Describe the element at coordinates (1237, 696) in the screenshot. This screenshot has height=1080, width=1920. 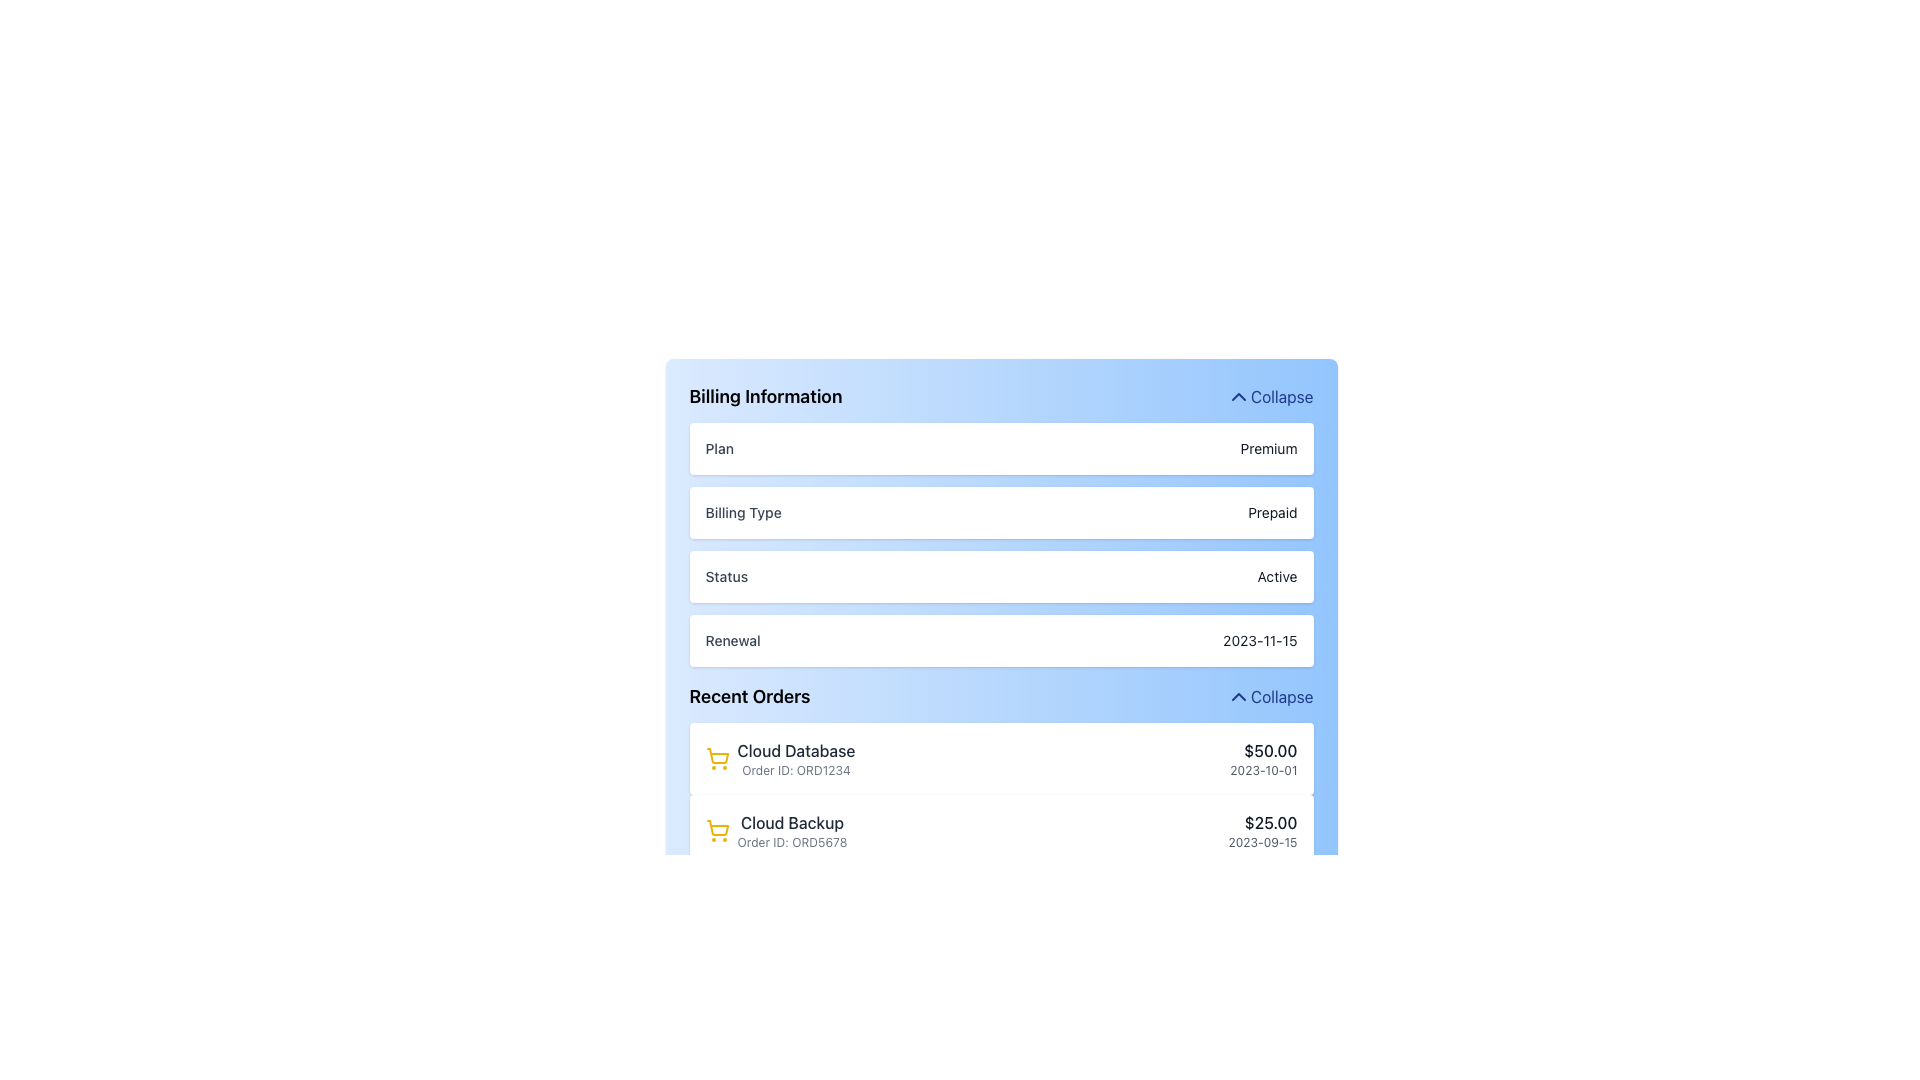
I see `the upward-pointing chevron arrow icon button with a blue stroke located in the top-right corner of the 'Collapse' text in the 'Recent Orders' section` at that location.